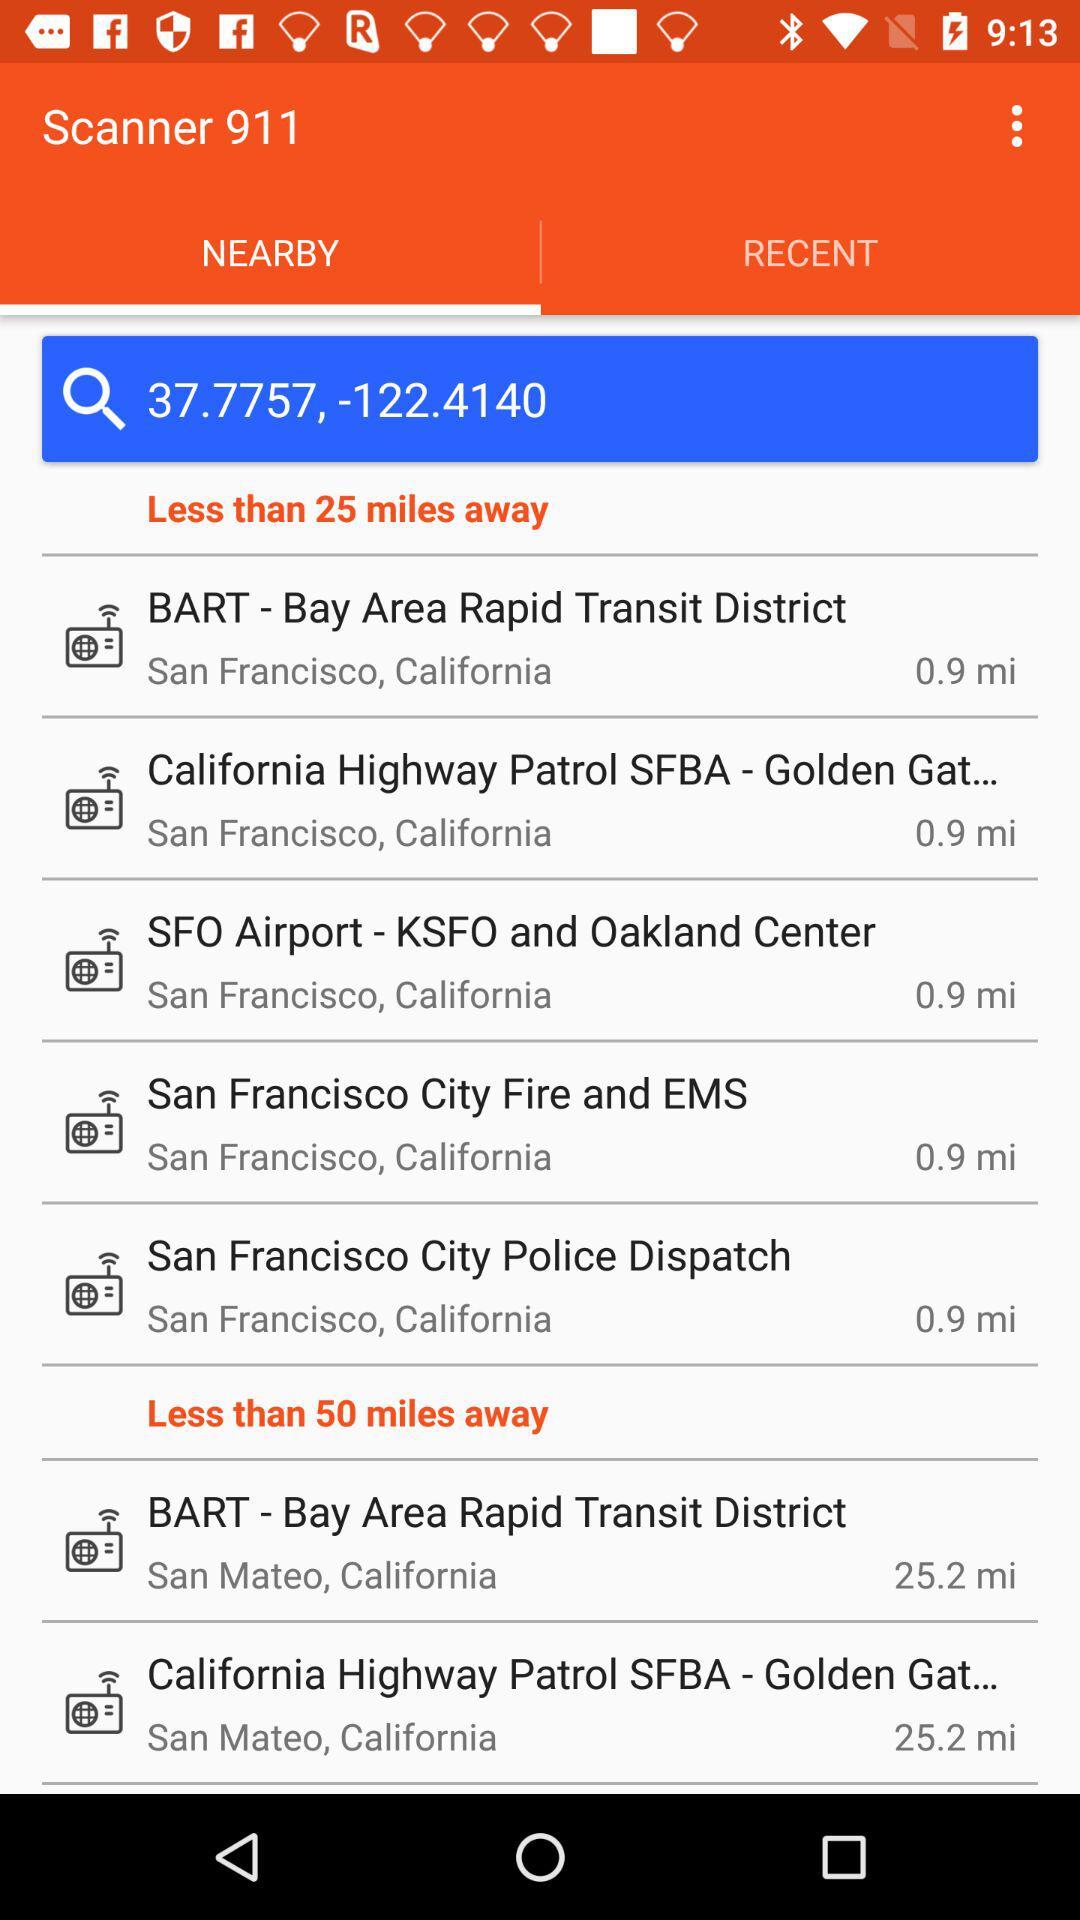 The height and width of the screenshot is (1920, 1080). What do you see at coordinates (1017, 124) in the screenshot?
I see `open menu options` at bounding box center [1017, 124].